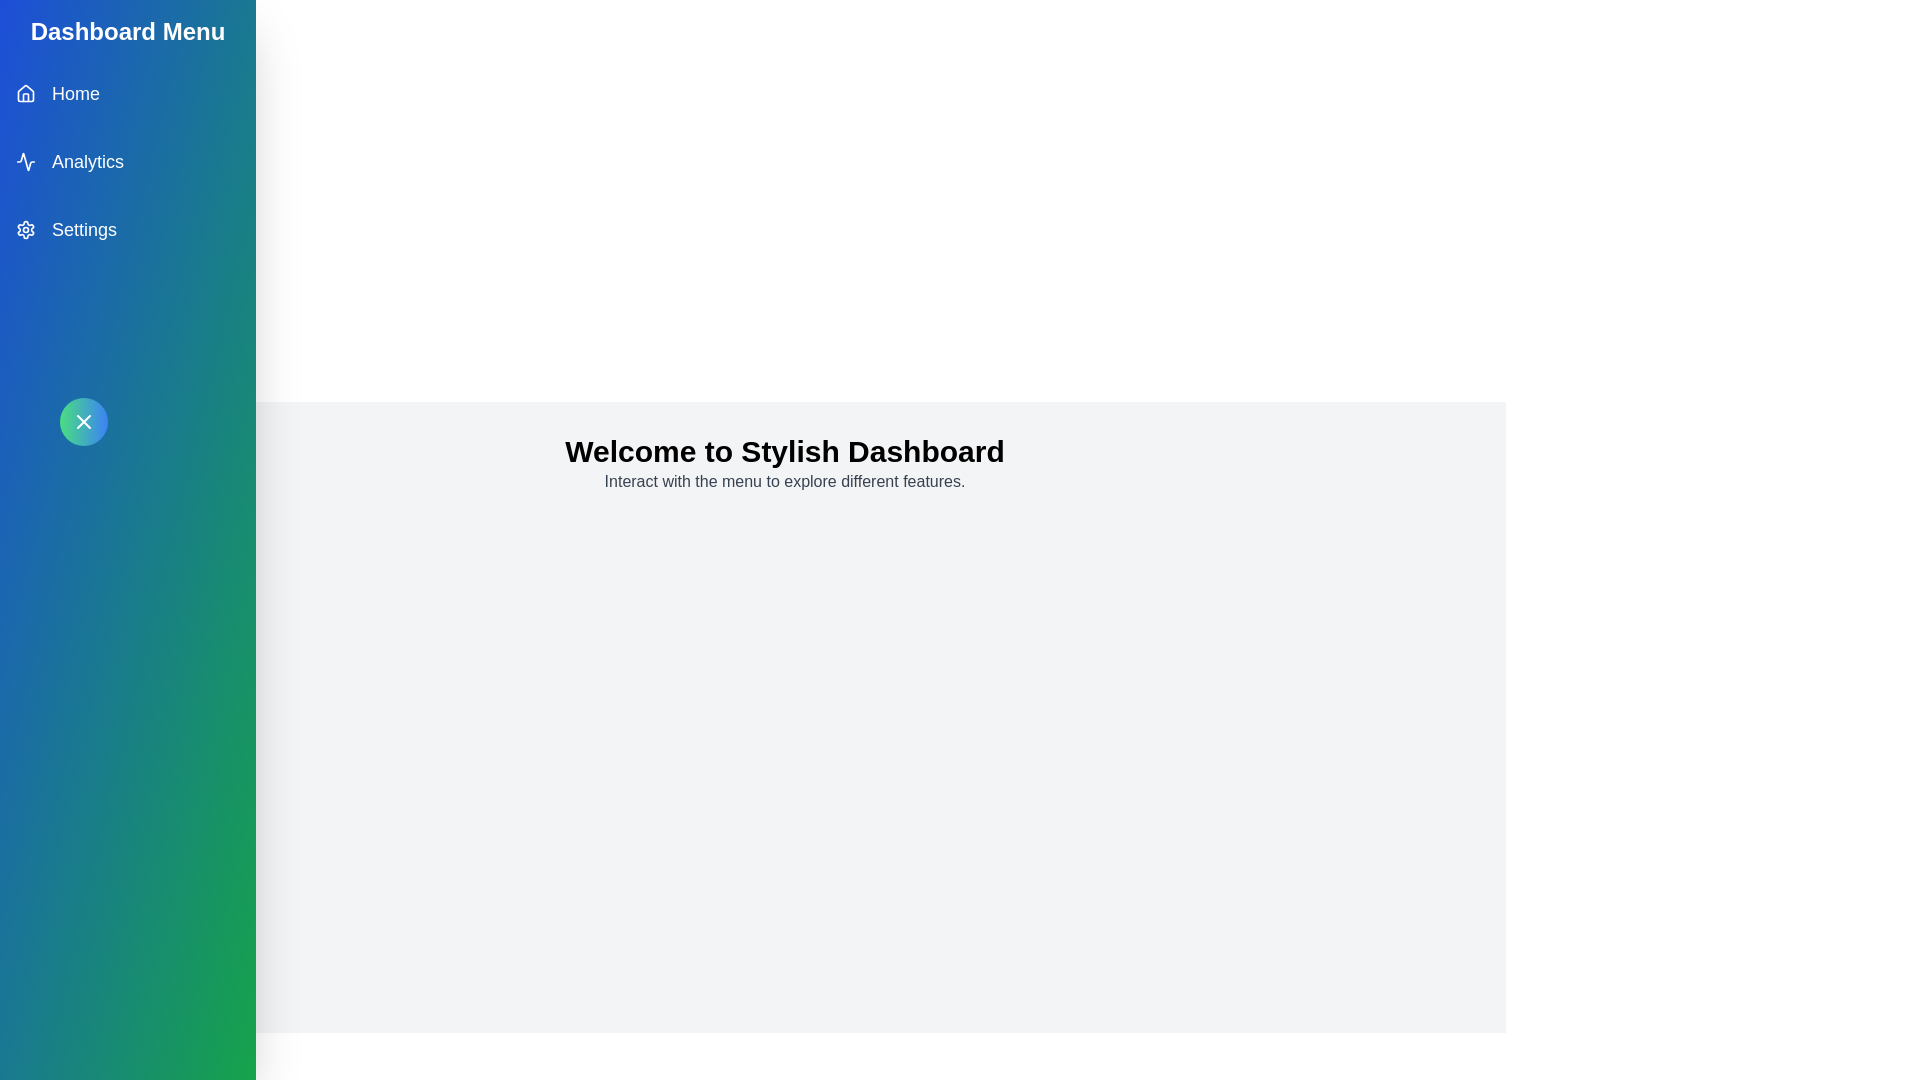  I want to click on the button in the top-left corner to toggle the menu visibility, so click(82, 420).